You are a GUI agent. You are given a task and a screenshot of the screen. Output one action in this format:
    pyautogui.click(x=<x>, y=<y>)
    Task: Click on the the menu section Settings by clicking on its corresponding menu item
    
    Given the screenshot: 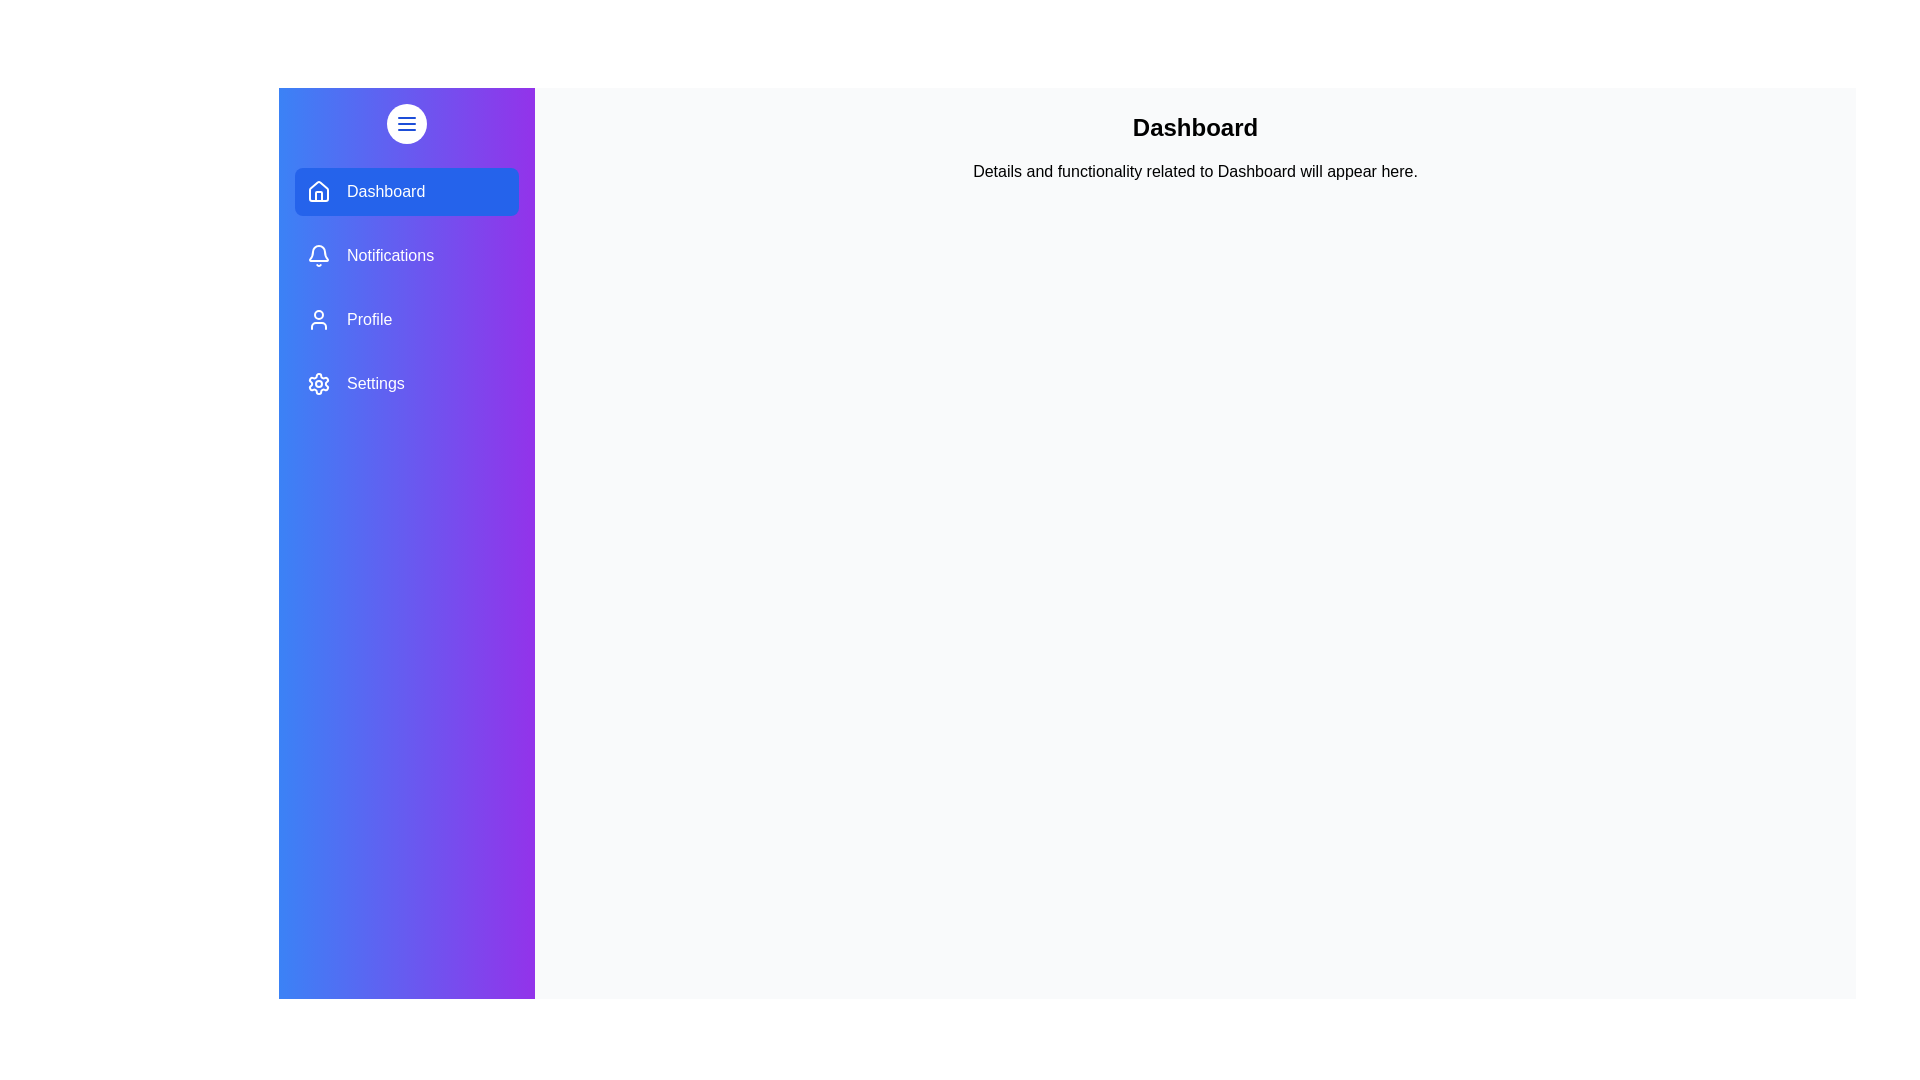 What is the action you would take?
    pyautogui.click(x=406, y=384)
    